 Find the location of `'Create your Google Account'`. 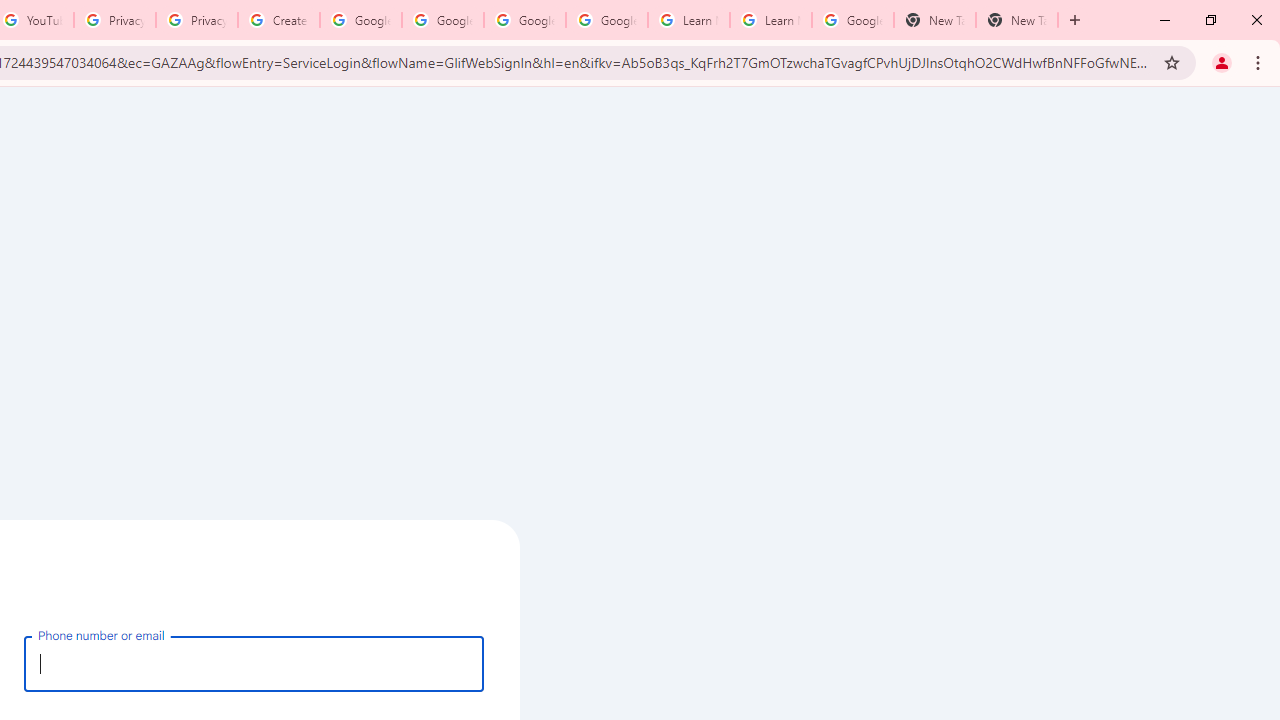

'Create your Google Account' is located at coordinates (278, 20).